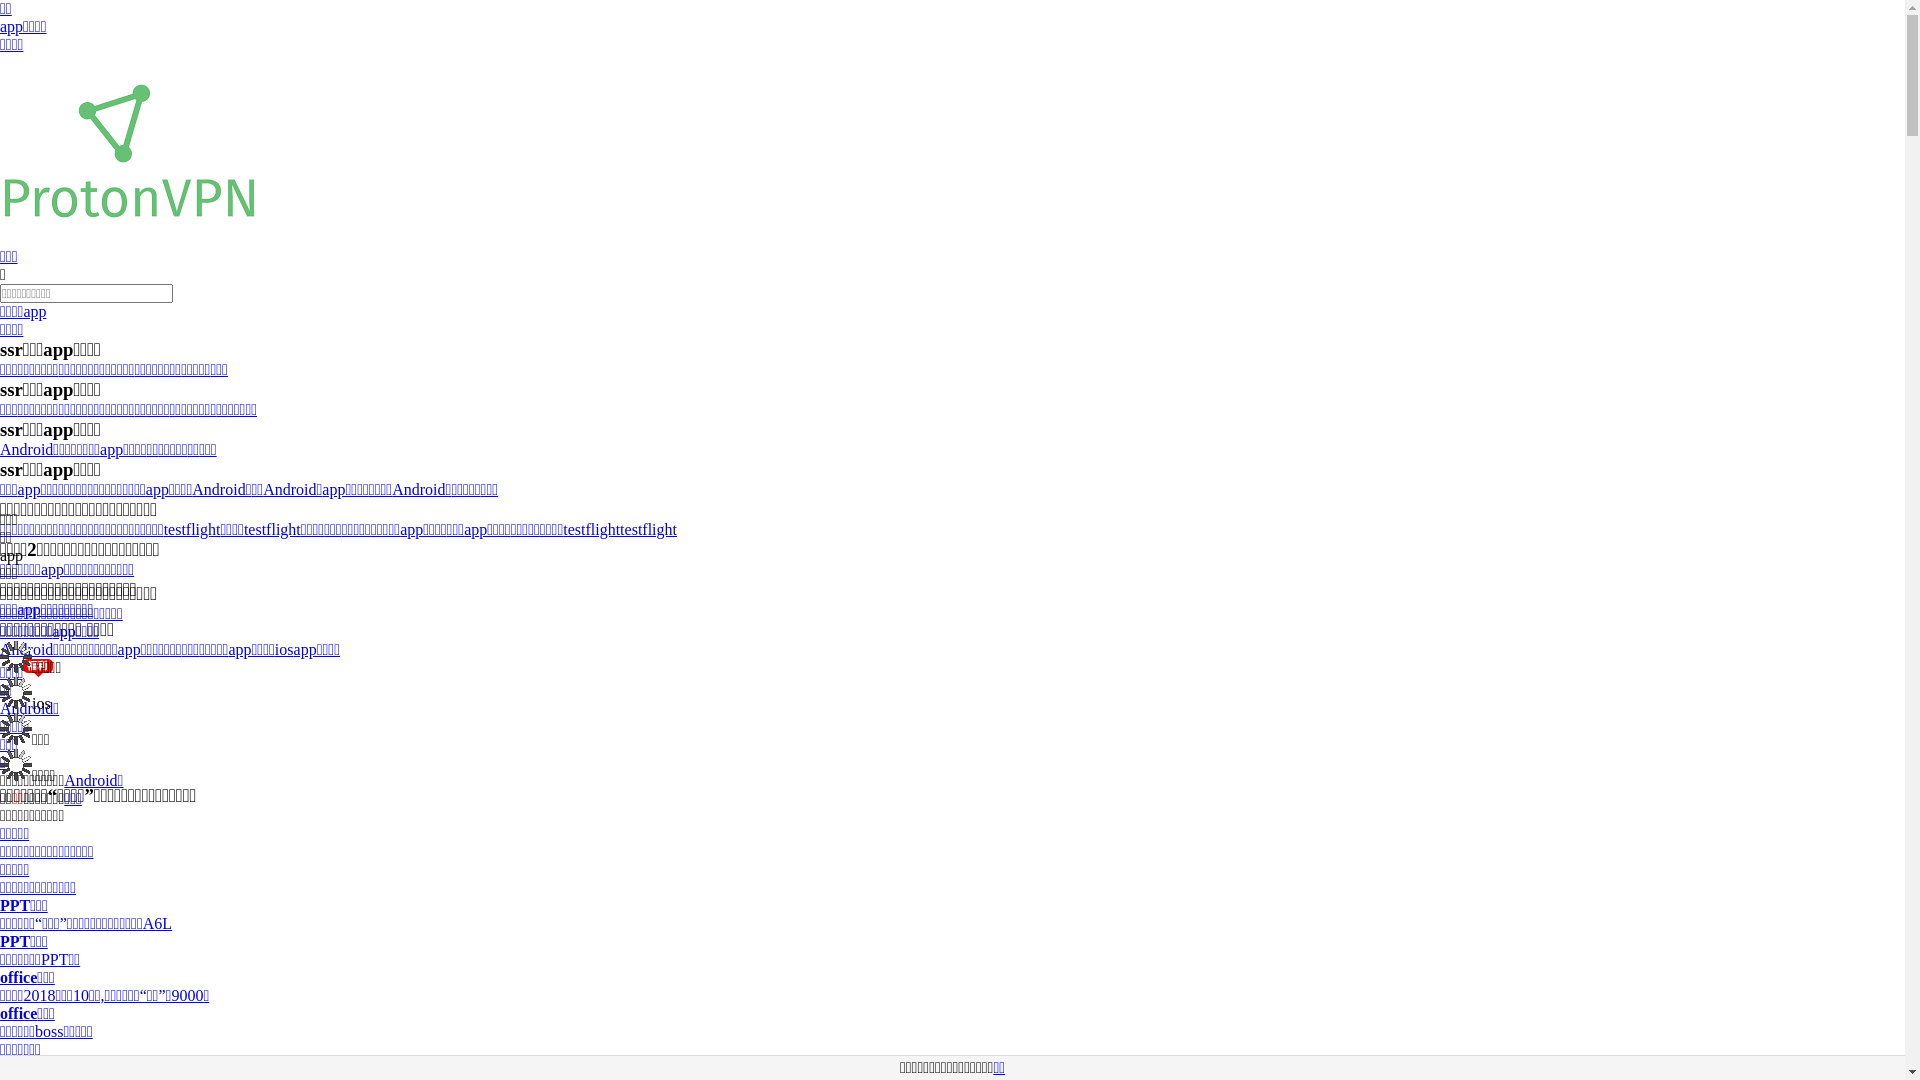 This screenshot has height=1080, width=1920. What do you see at coordinates (648, 528) in the screenshot?
I see `'testflight'` at bounding box center [648, 528].